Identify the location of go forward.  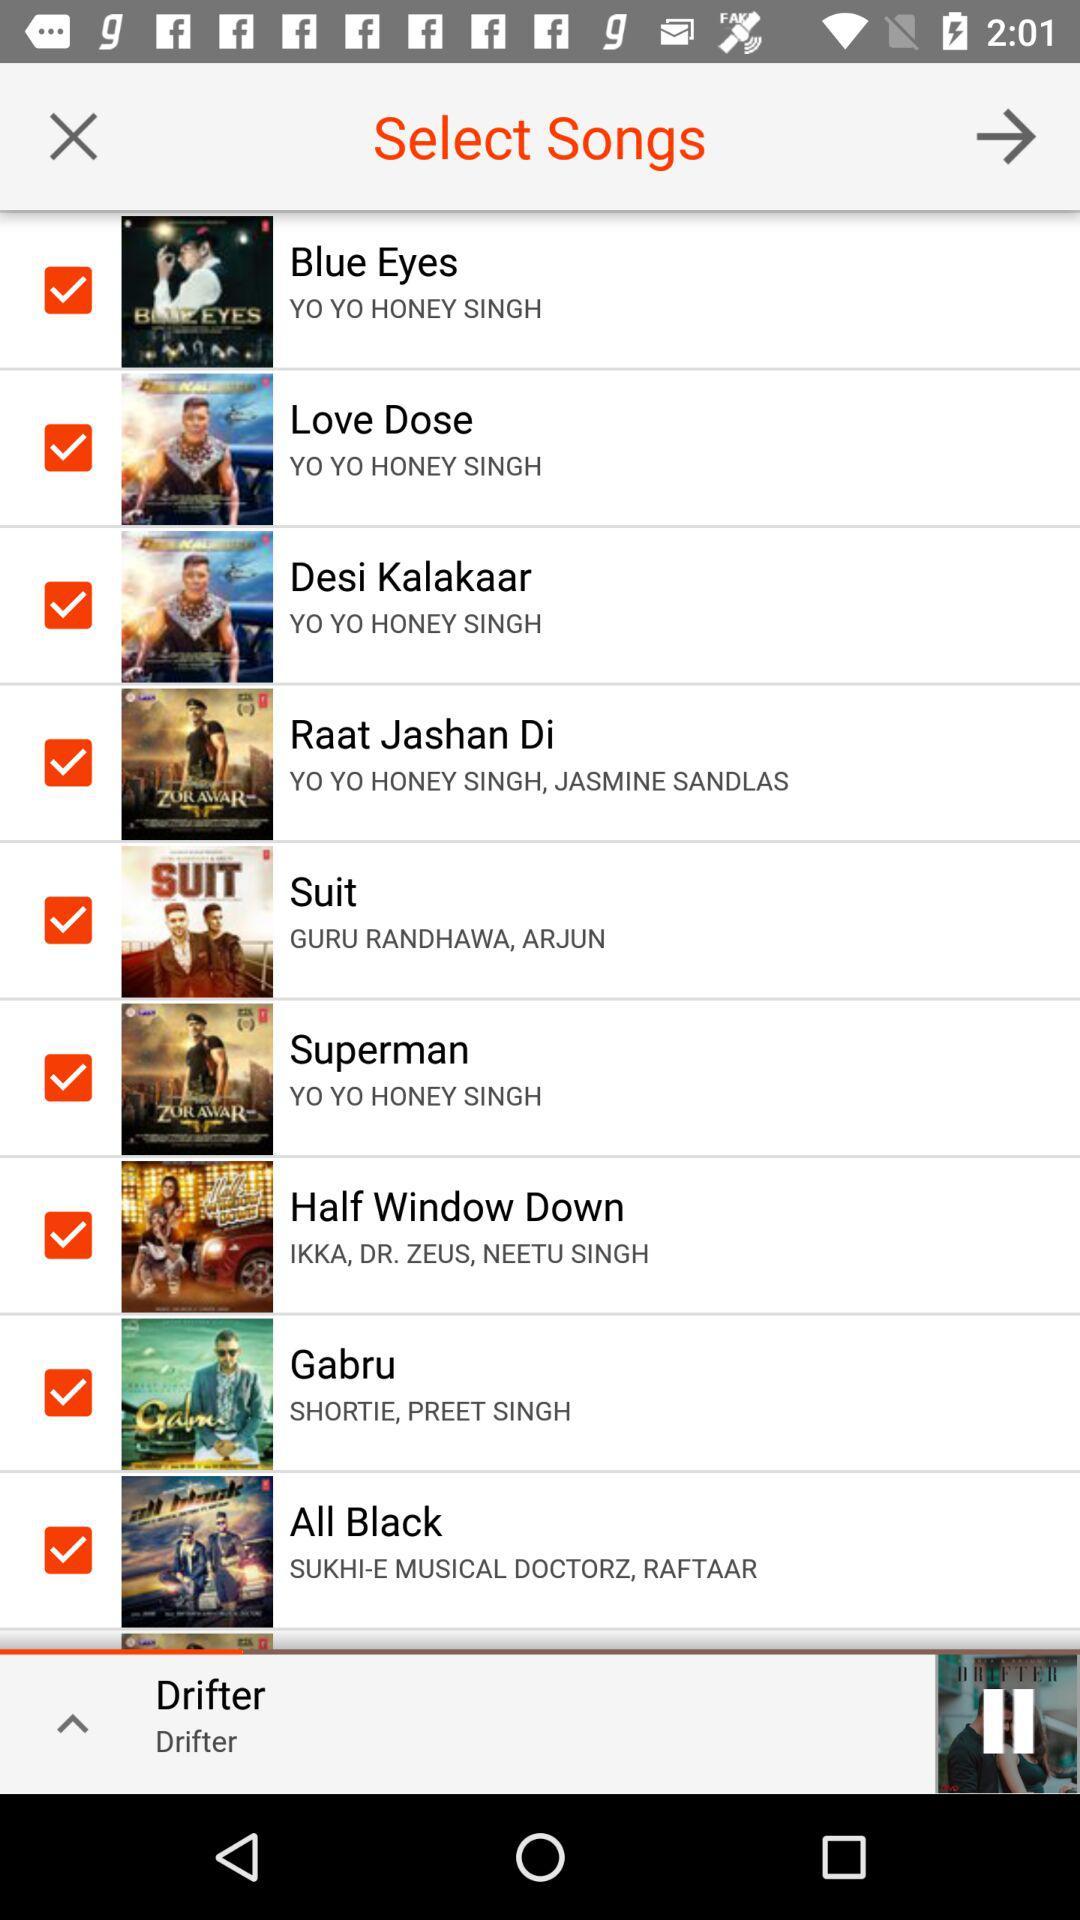
(1006, 135).